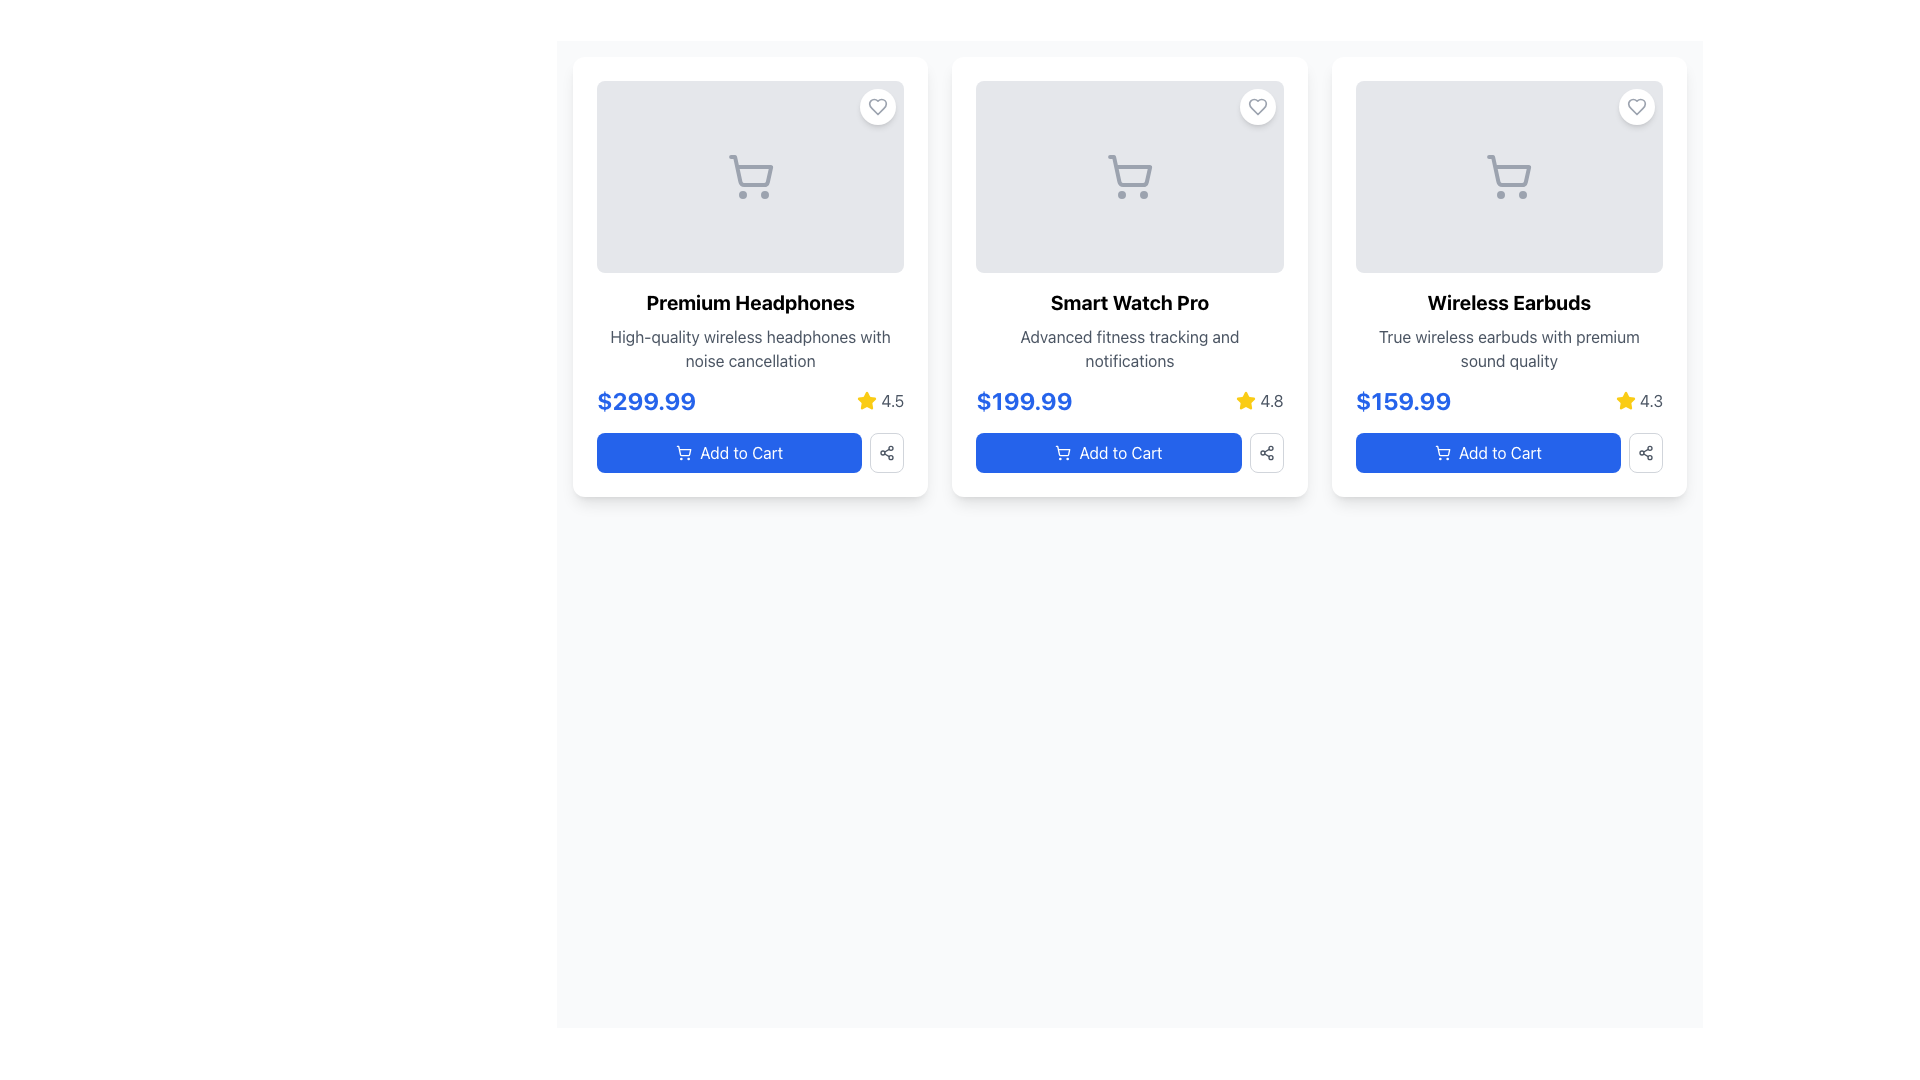  What do you see at coordinates (1509, 303) in the screenshot?
I see `text from the title label of the product displayed in the third card from the left, located beneath the image placeholder` at bounding box center [1509, 303].